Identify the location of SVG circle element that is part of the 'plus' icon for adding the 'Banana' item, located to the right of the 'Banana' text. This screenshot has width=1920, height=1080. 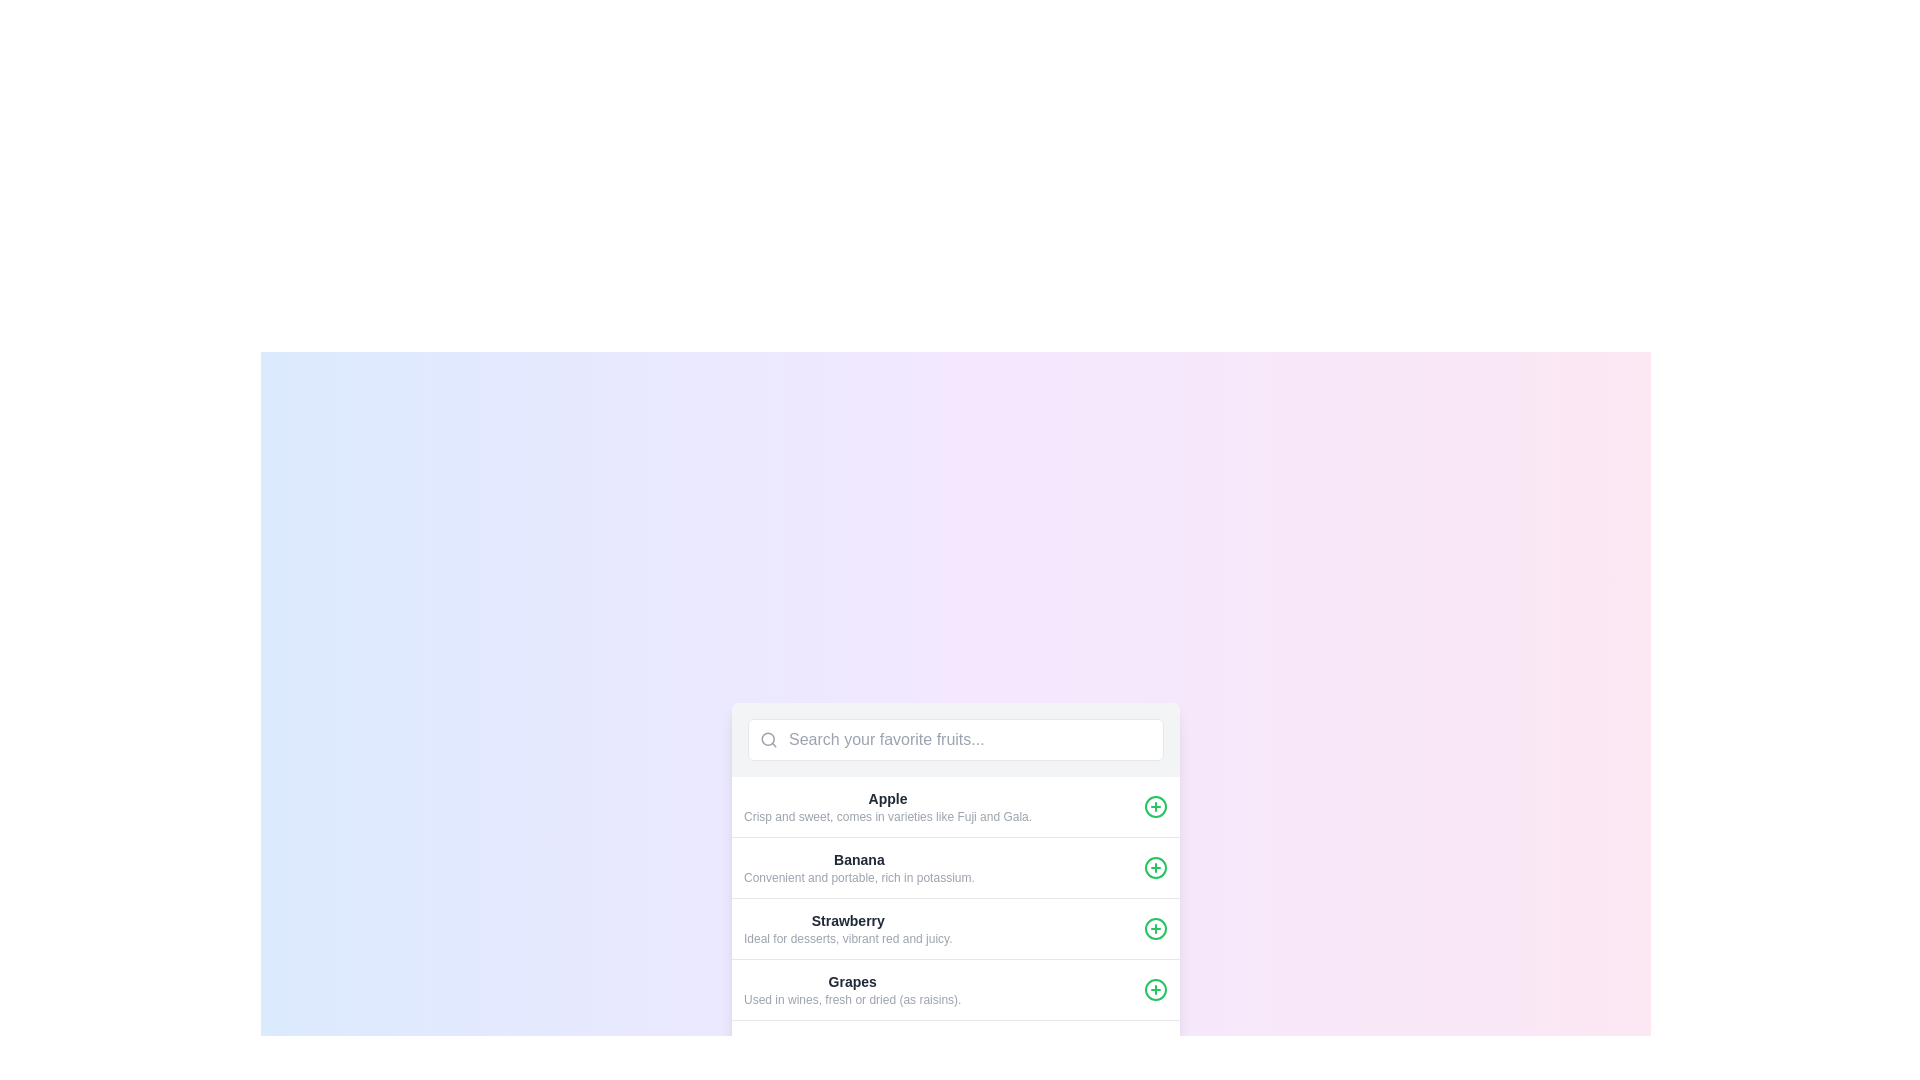
(1156, 866).